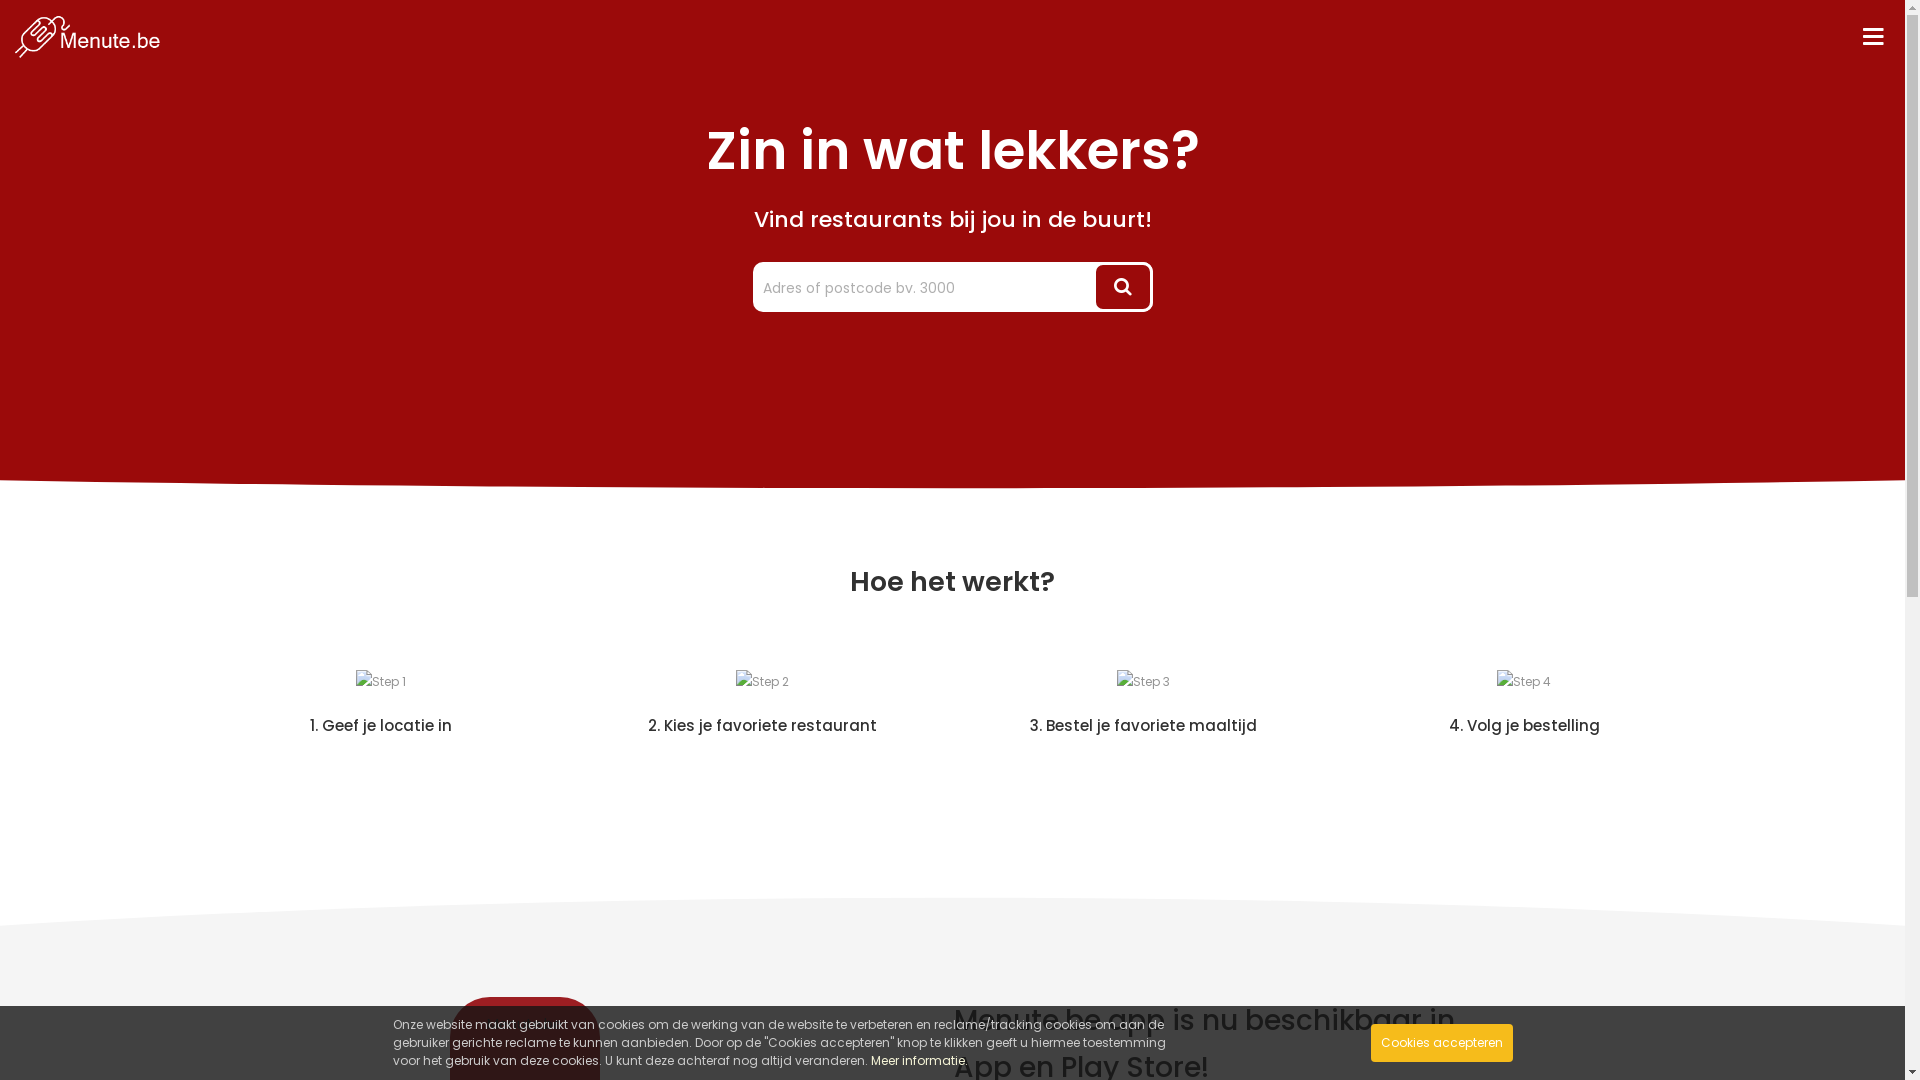 The width and height of the screenshot is (1920, 1080). Describe the element at coordinates (1440, 1041) in the screenshot. I see `'Cookies accepteren'` at that location.